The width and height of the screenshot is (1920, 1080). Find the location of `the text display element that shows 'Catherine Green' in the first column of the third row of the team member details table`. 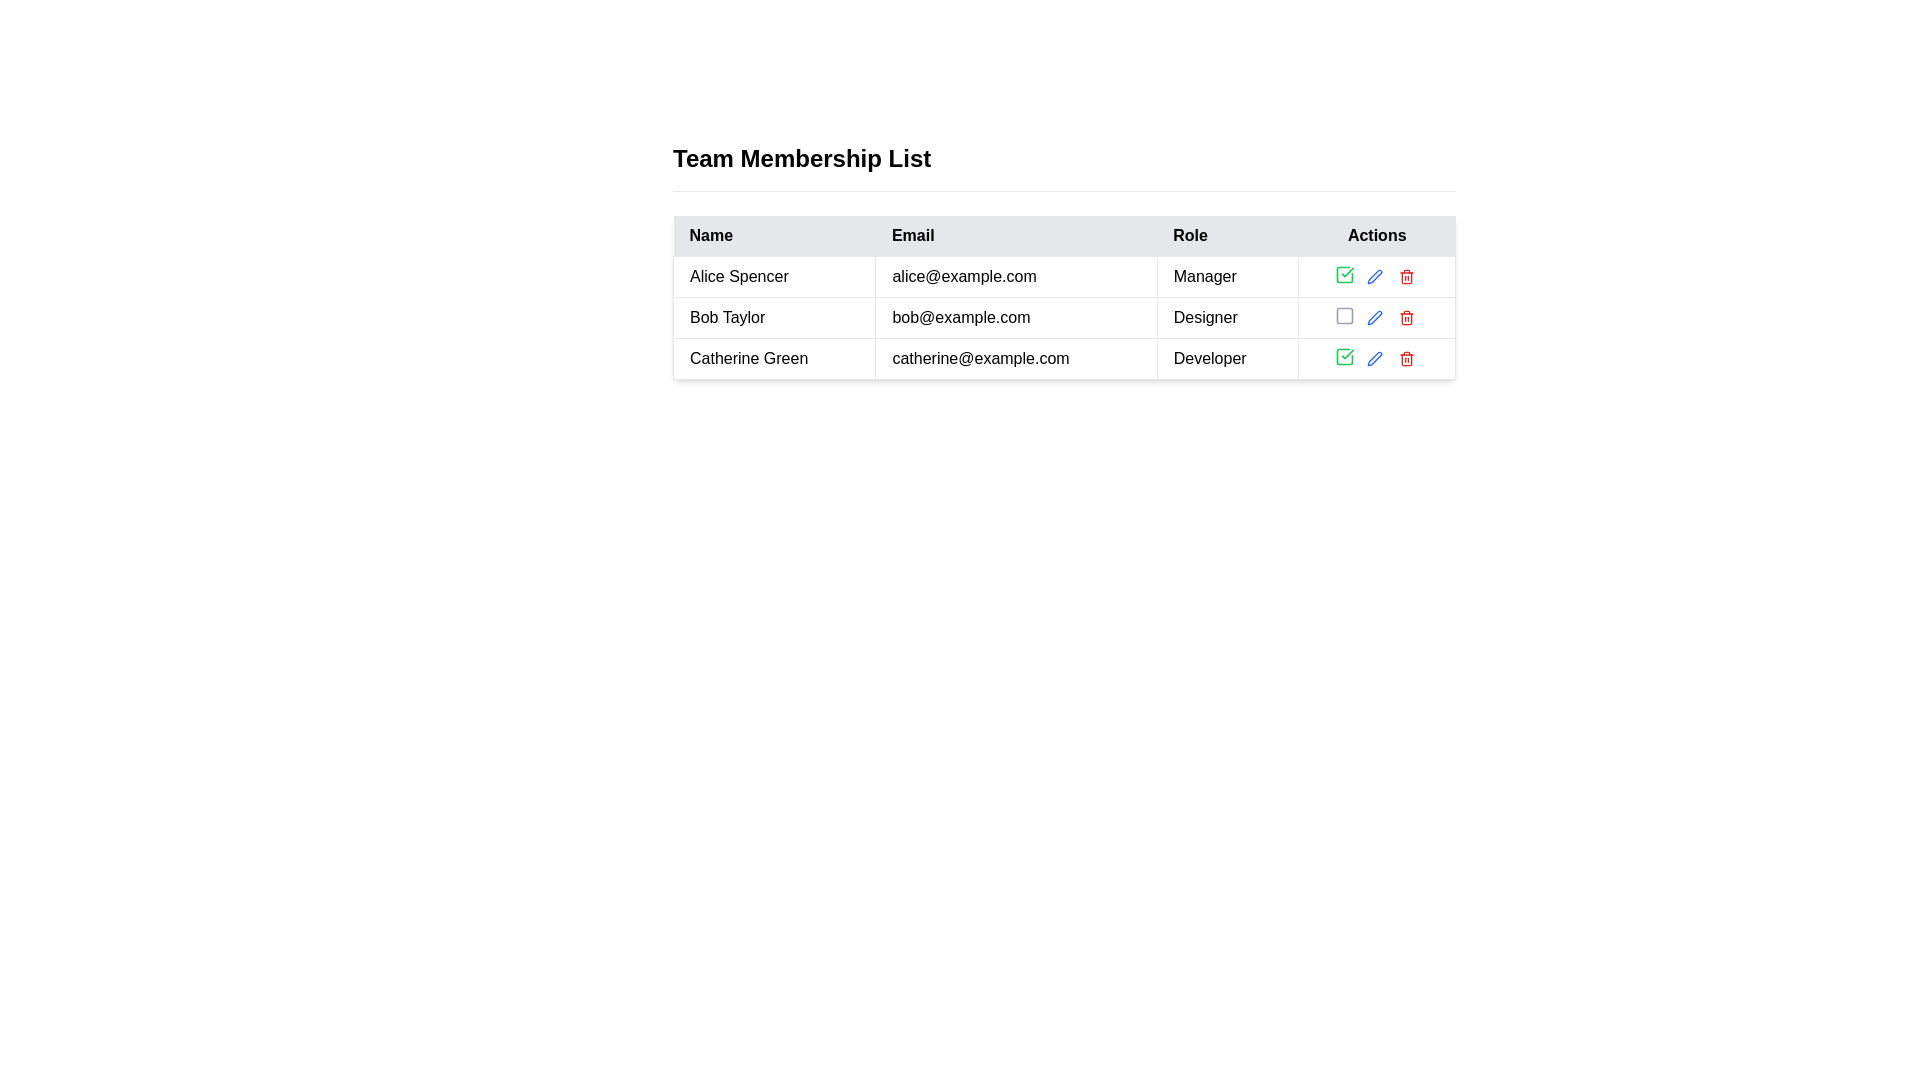

the text display element that shows 'Catherine Green' in the first column of the third row of the team member details table is located at coordinates (773, 357).